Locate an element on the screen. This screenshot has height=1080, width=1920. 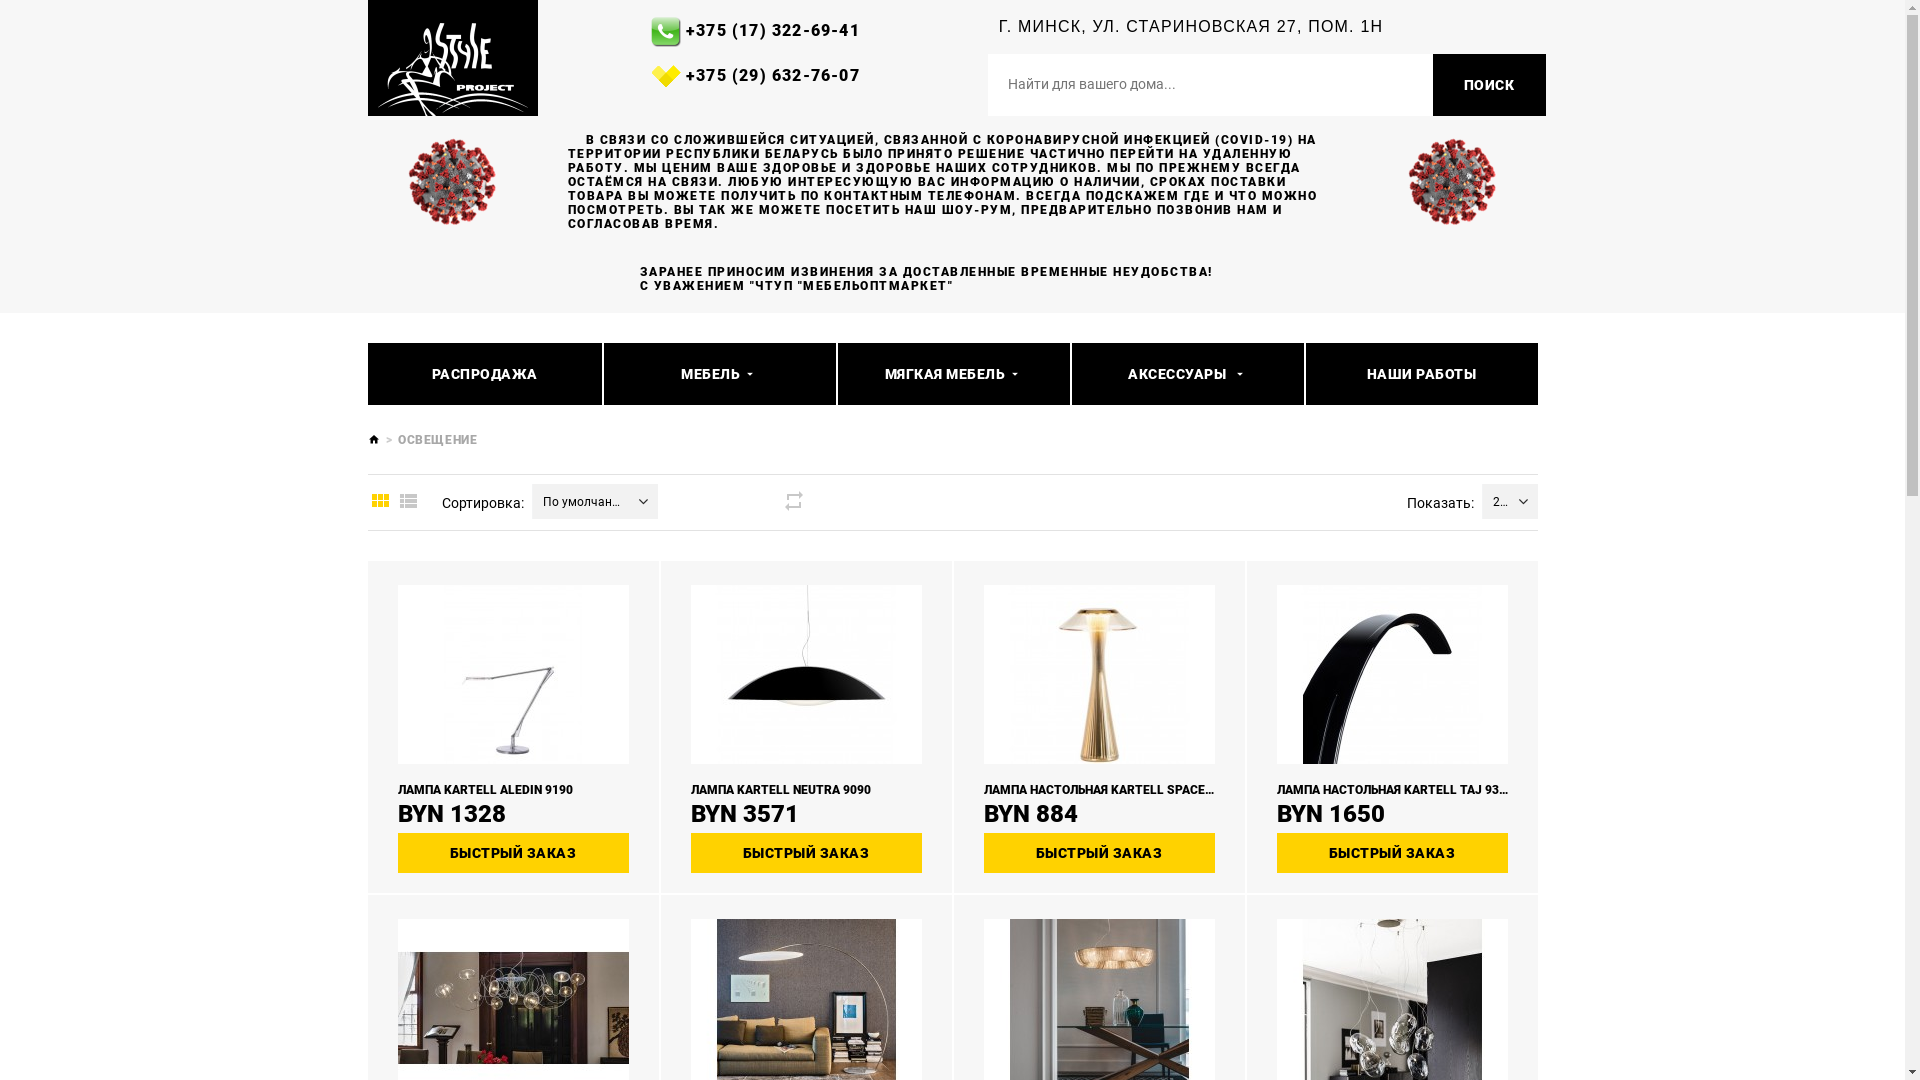
'200' is located at coordinates (1494, 500).